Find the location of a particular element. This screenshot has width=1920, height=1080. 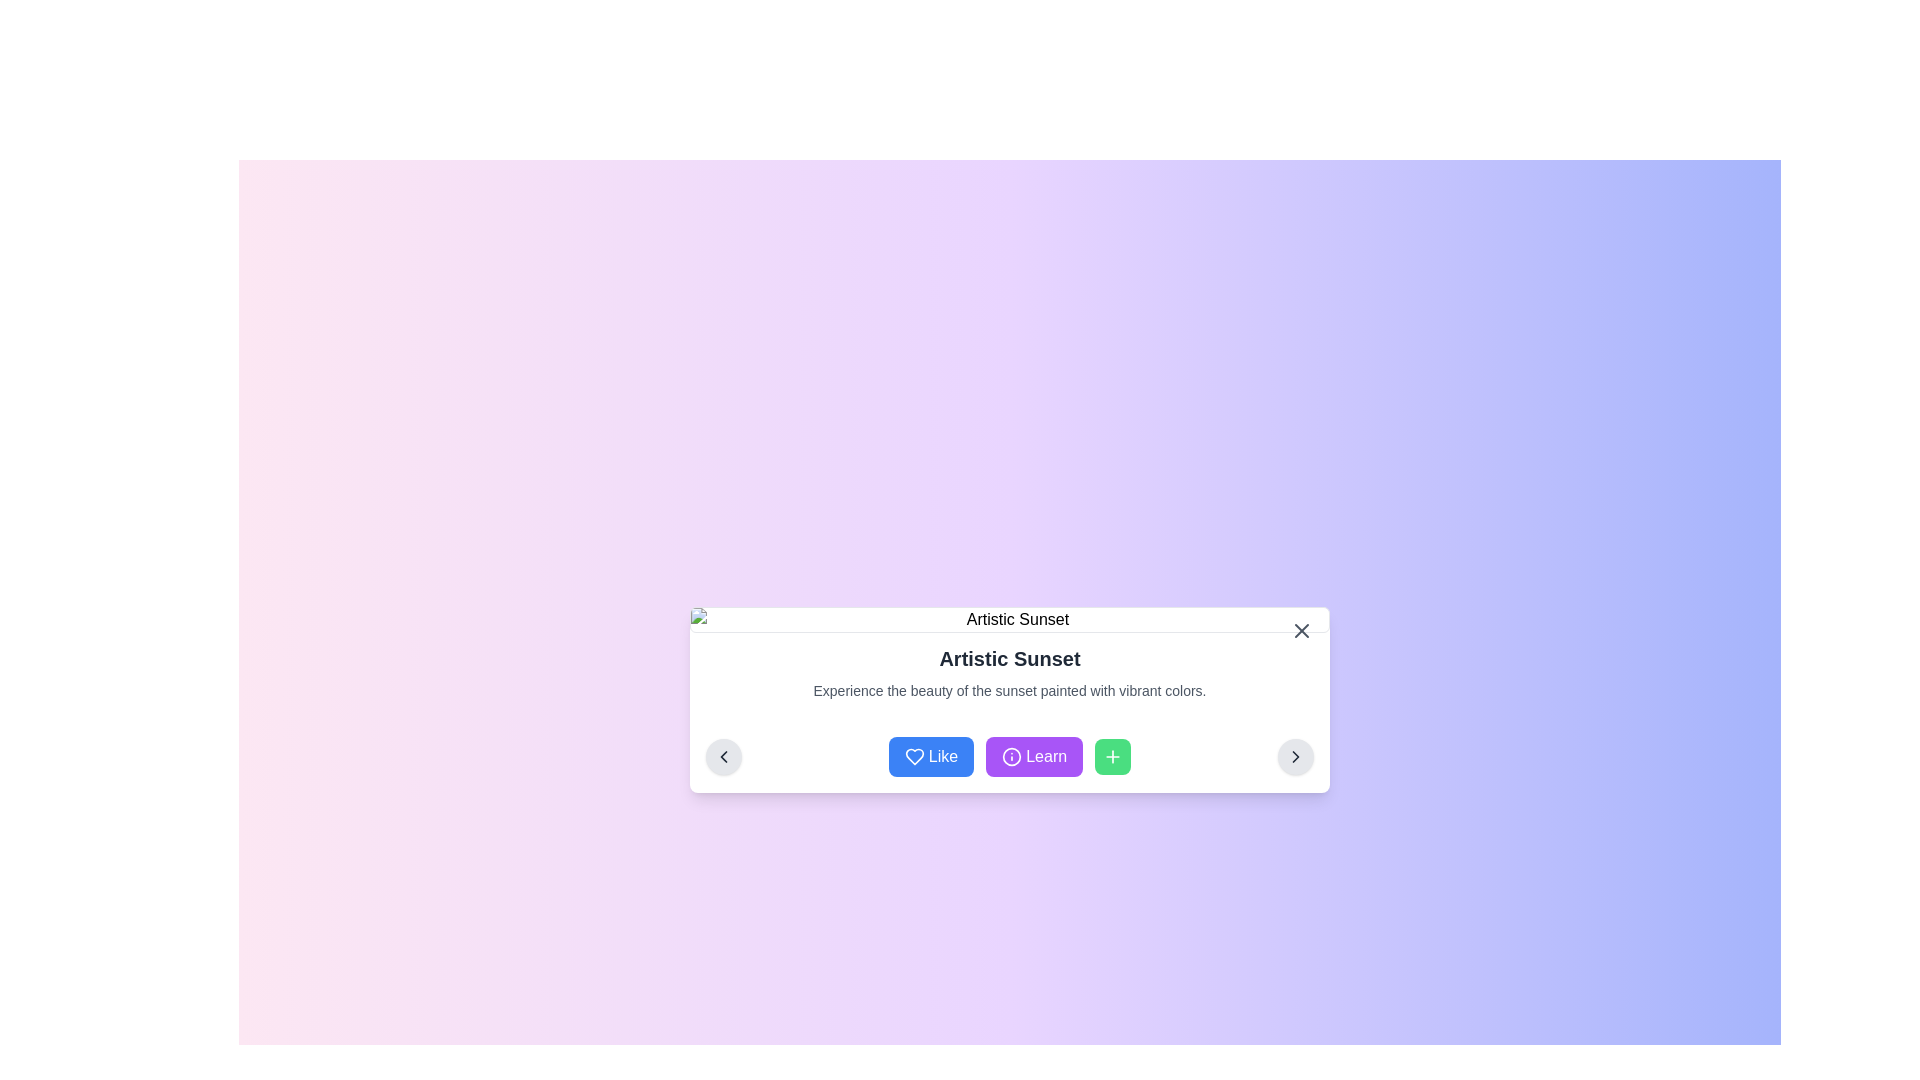

the circular button with a light gray background and a right-pointing chevron icon to proceed is located at coordinates (1296, 756).